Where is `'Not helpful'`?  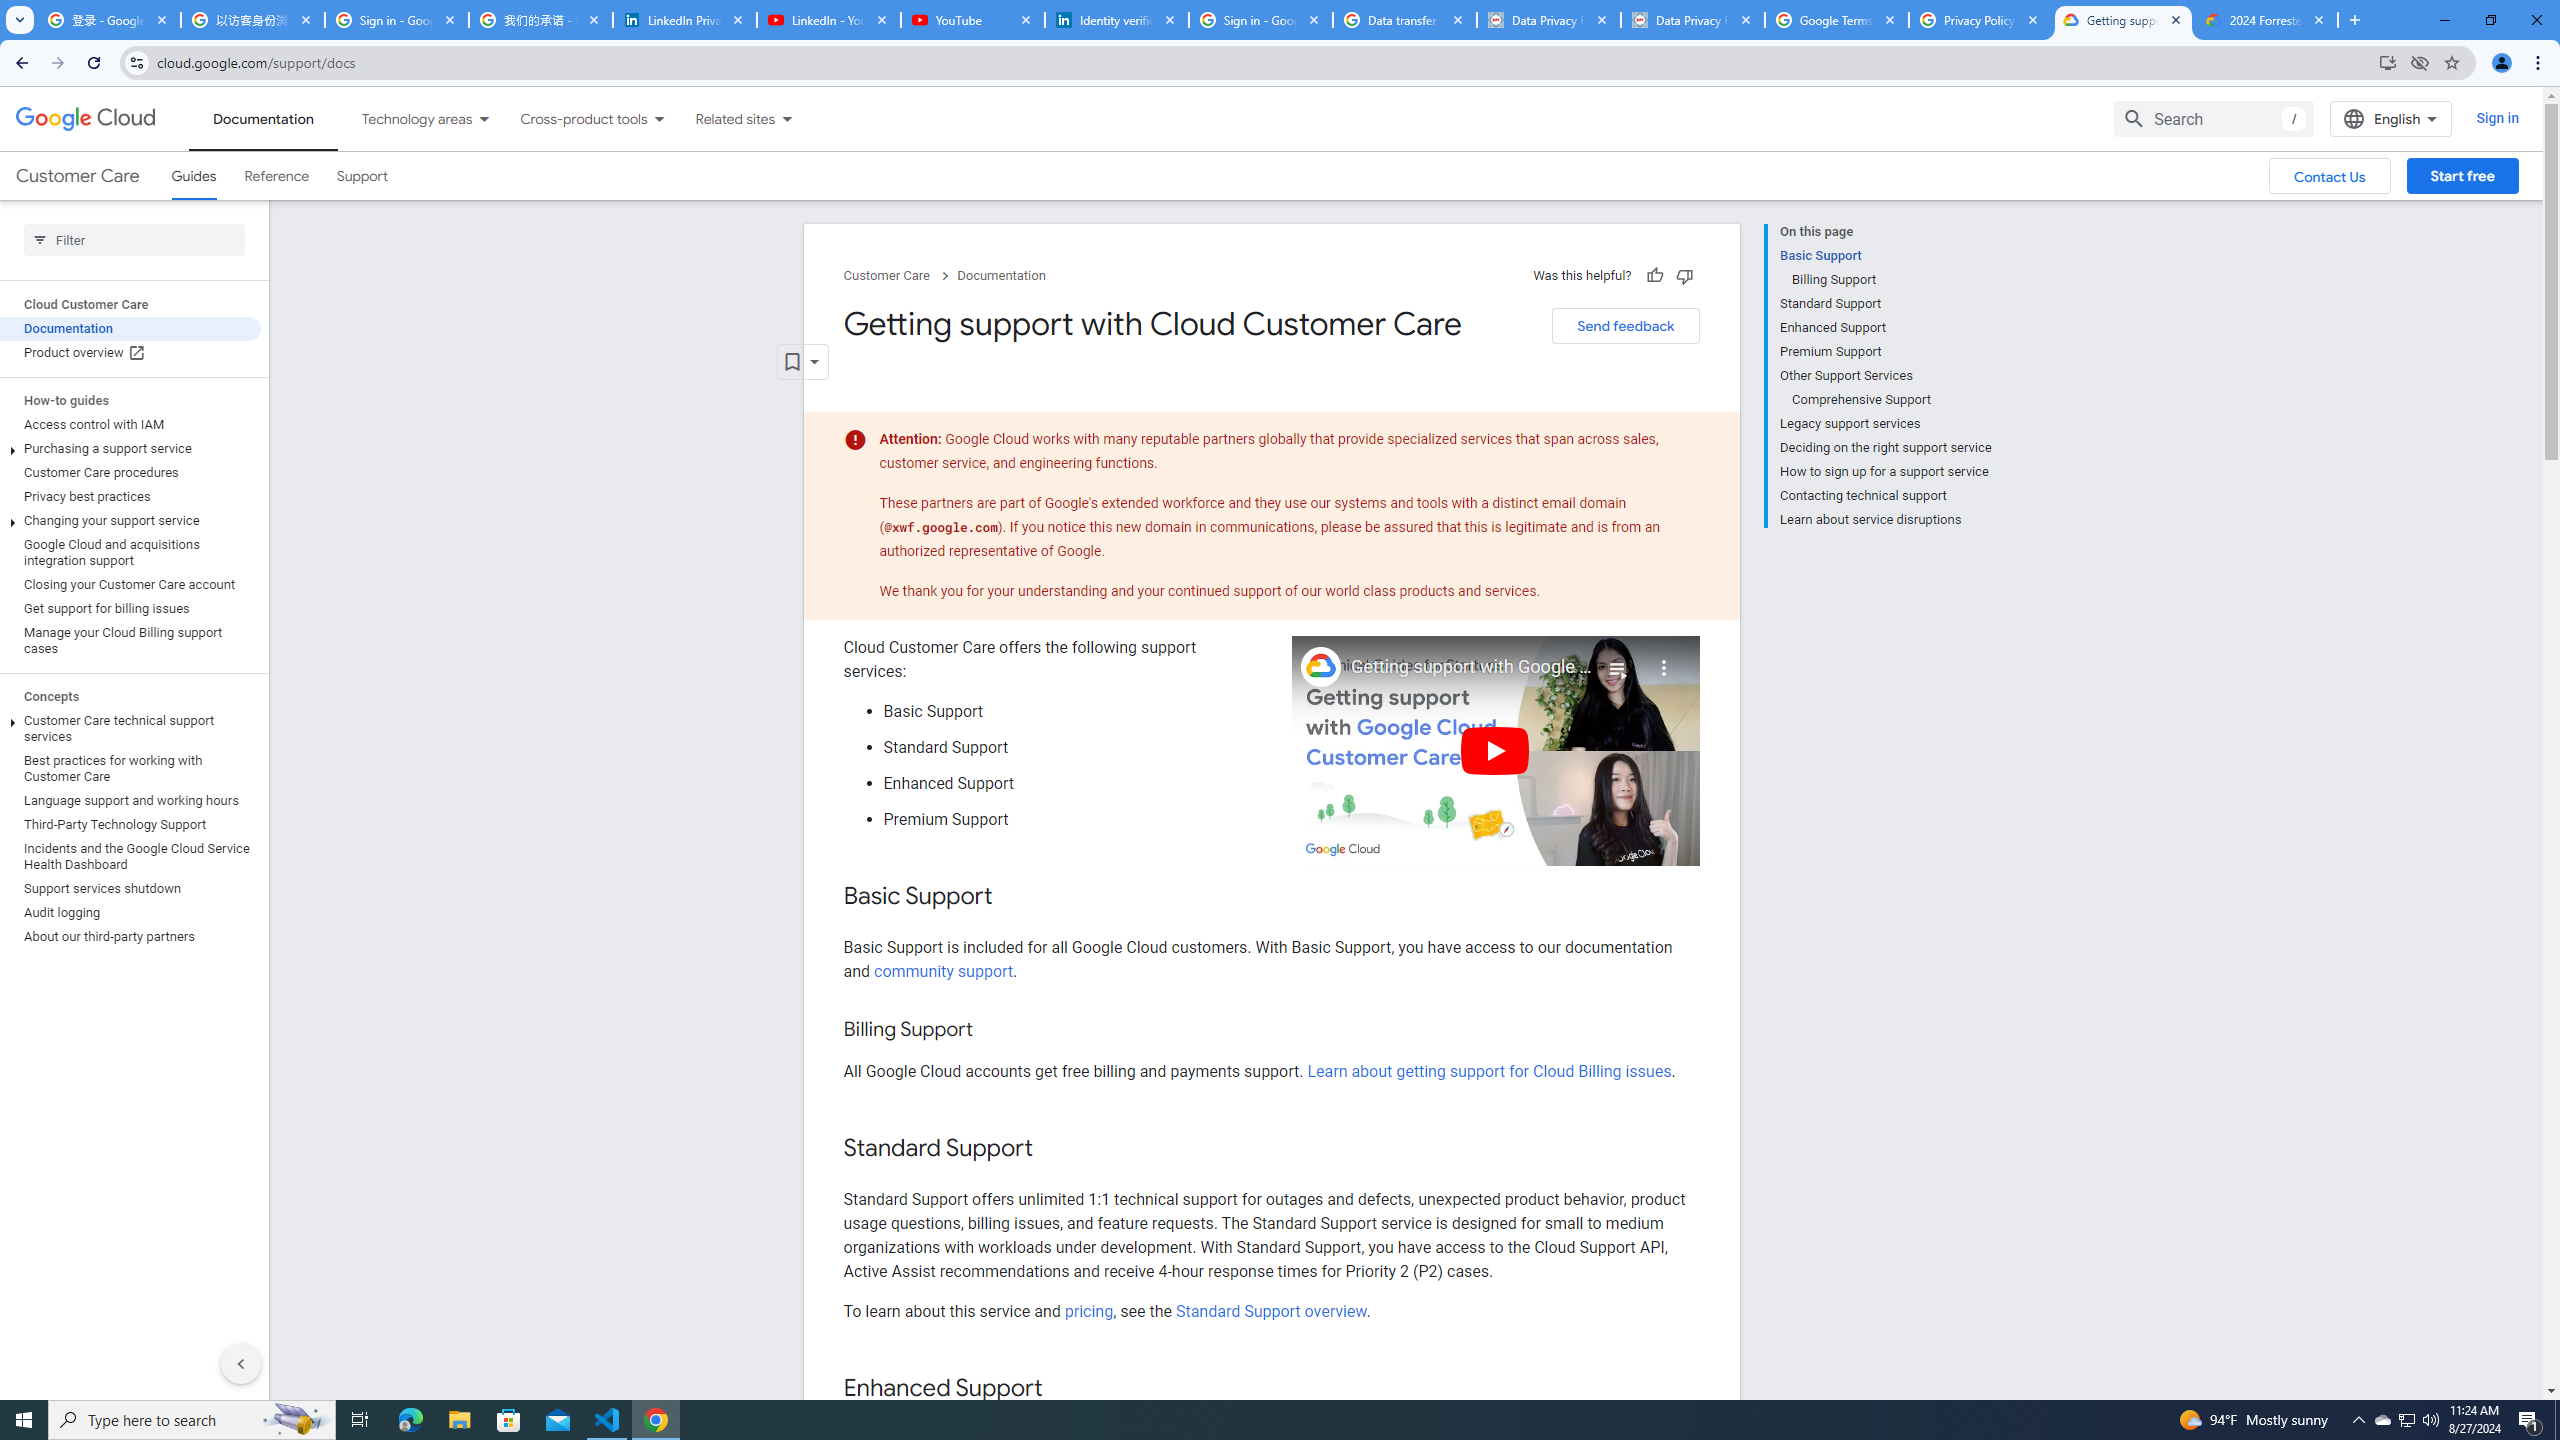 'Not helpful' is located at coordinates (1683, 275).